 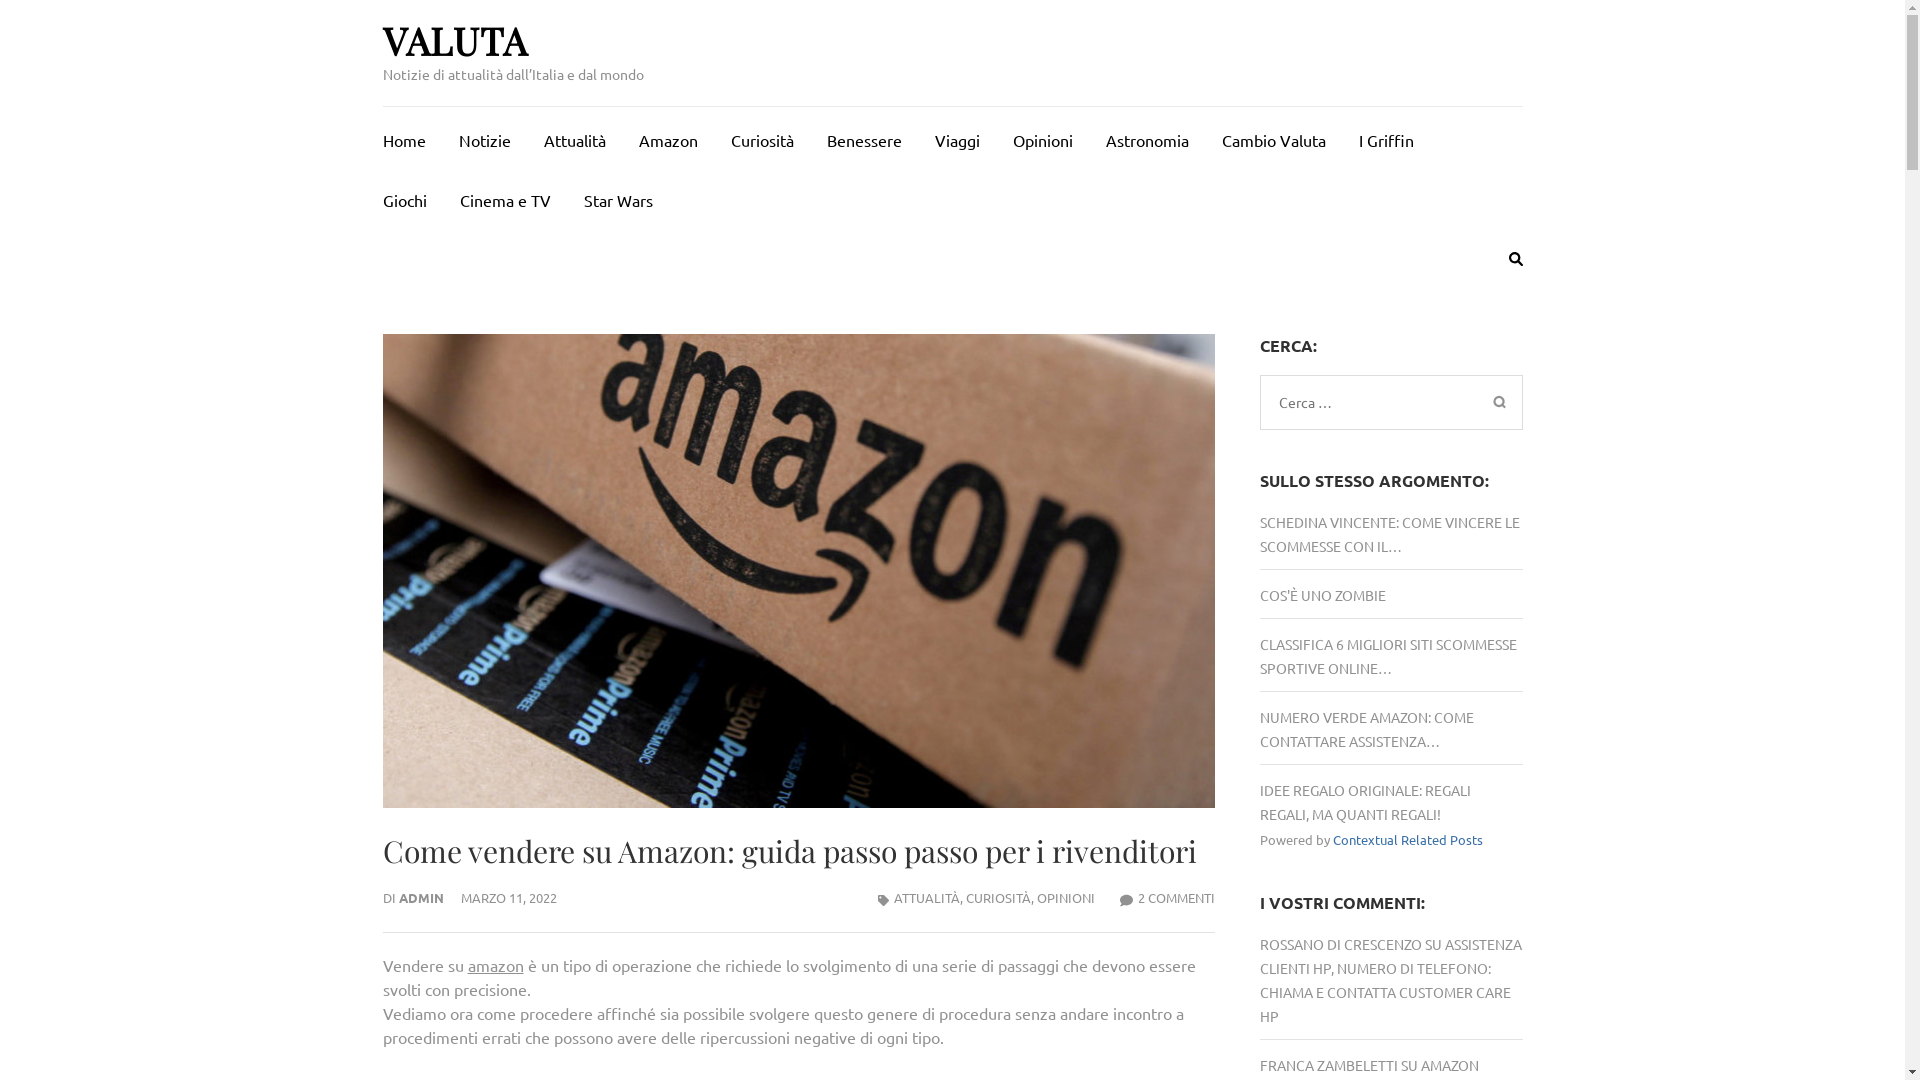 I want to click on 'Passa al contenuto (premi invio)', so click(x=0, y=0).